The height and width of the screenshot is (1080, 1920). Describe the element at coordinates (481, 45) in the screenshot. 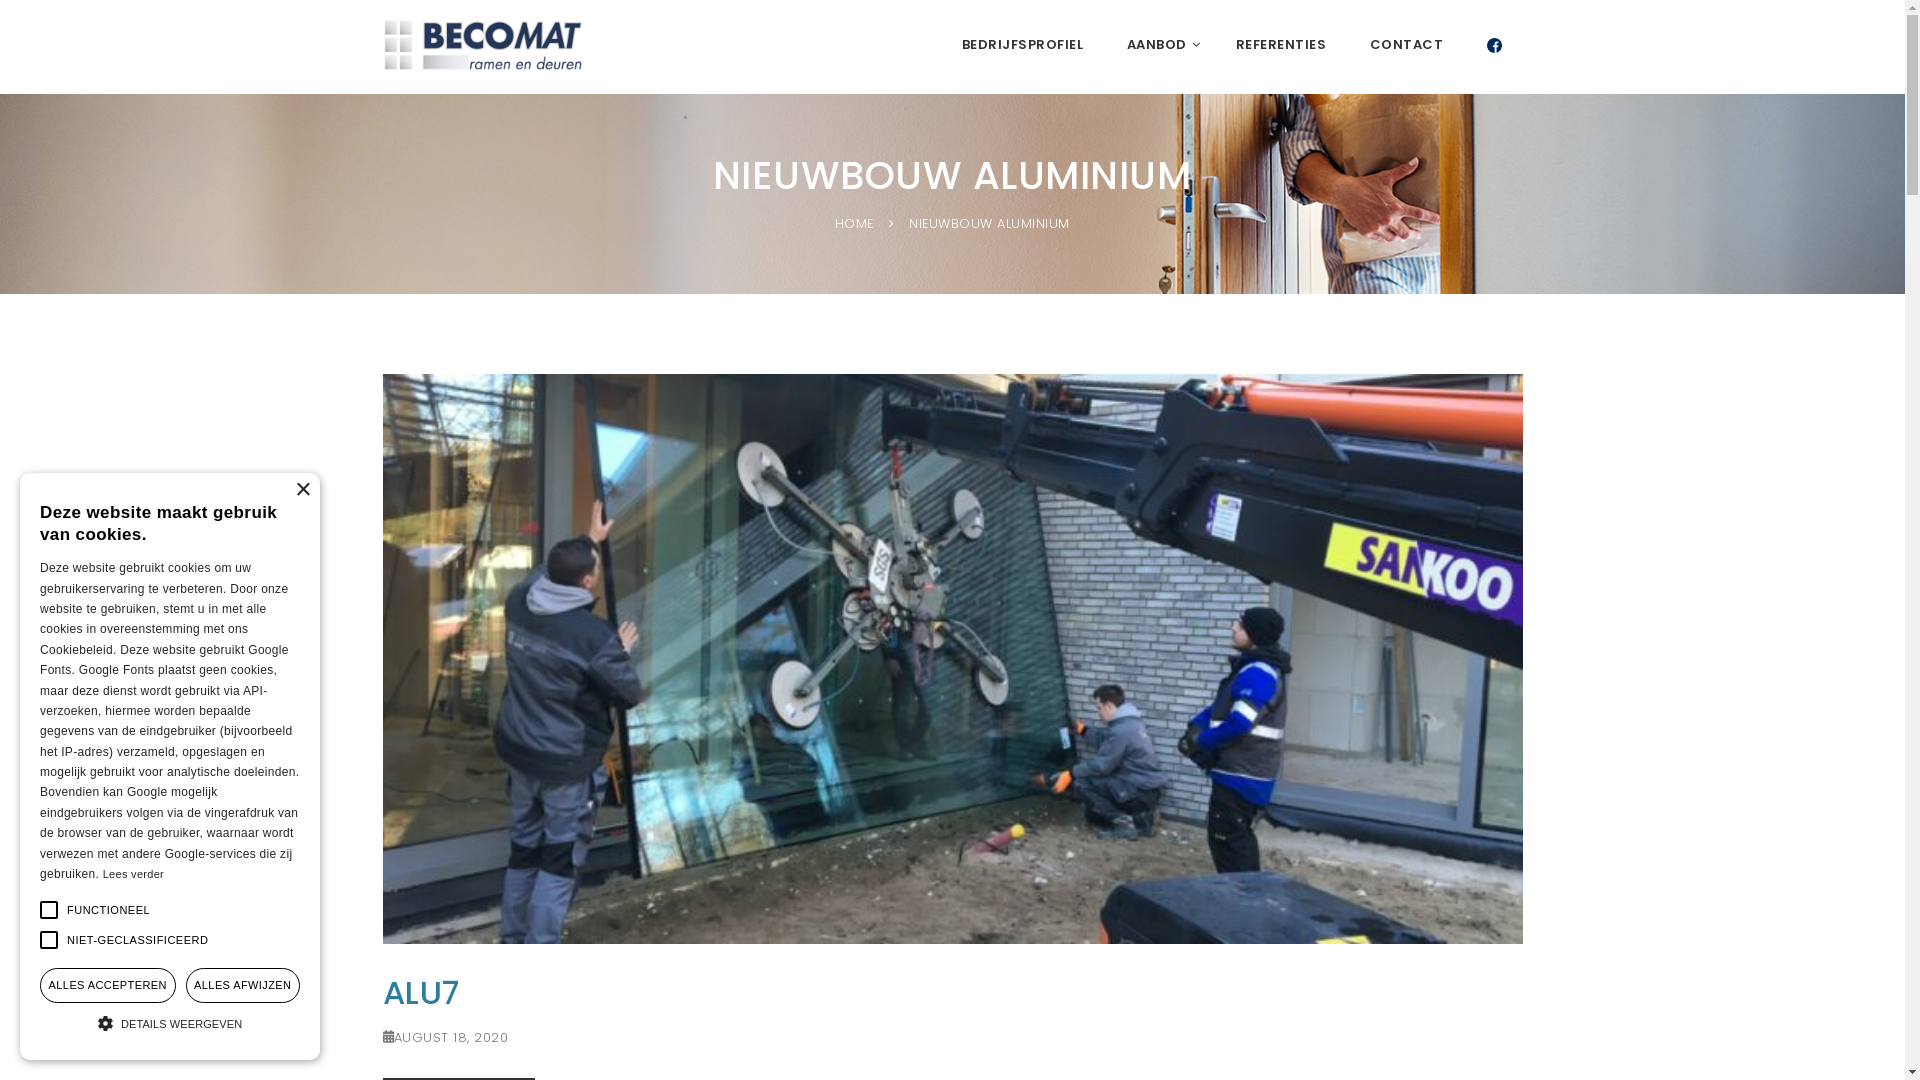

I see `'Becomat'` at that location.